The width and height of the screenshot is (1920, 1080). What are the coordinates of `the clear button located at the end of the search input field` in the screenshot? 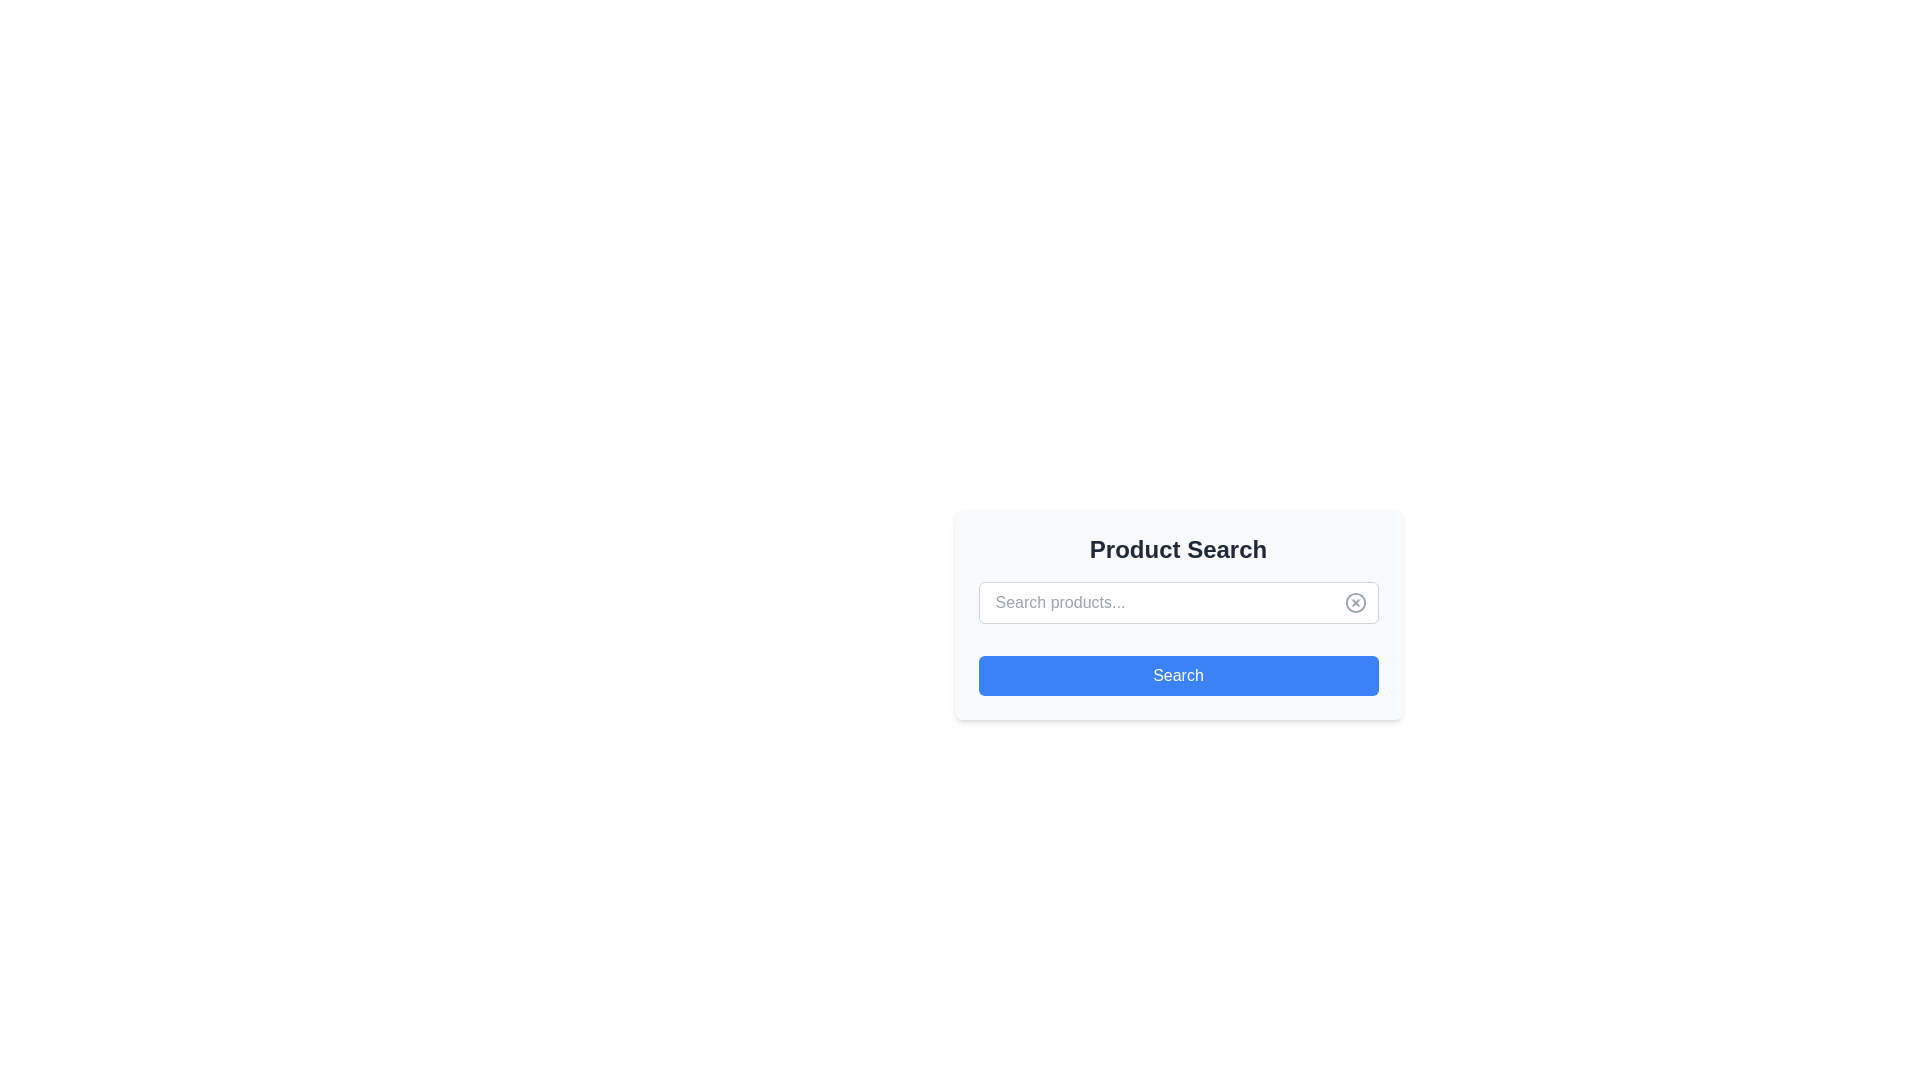 It's located at (1355, 601).